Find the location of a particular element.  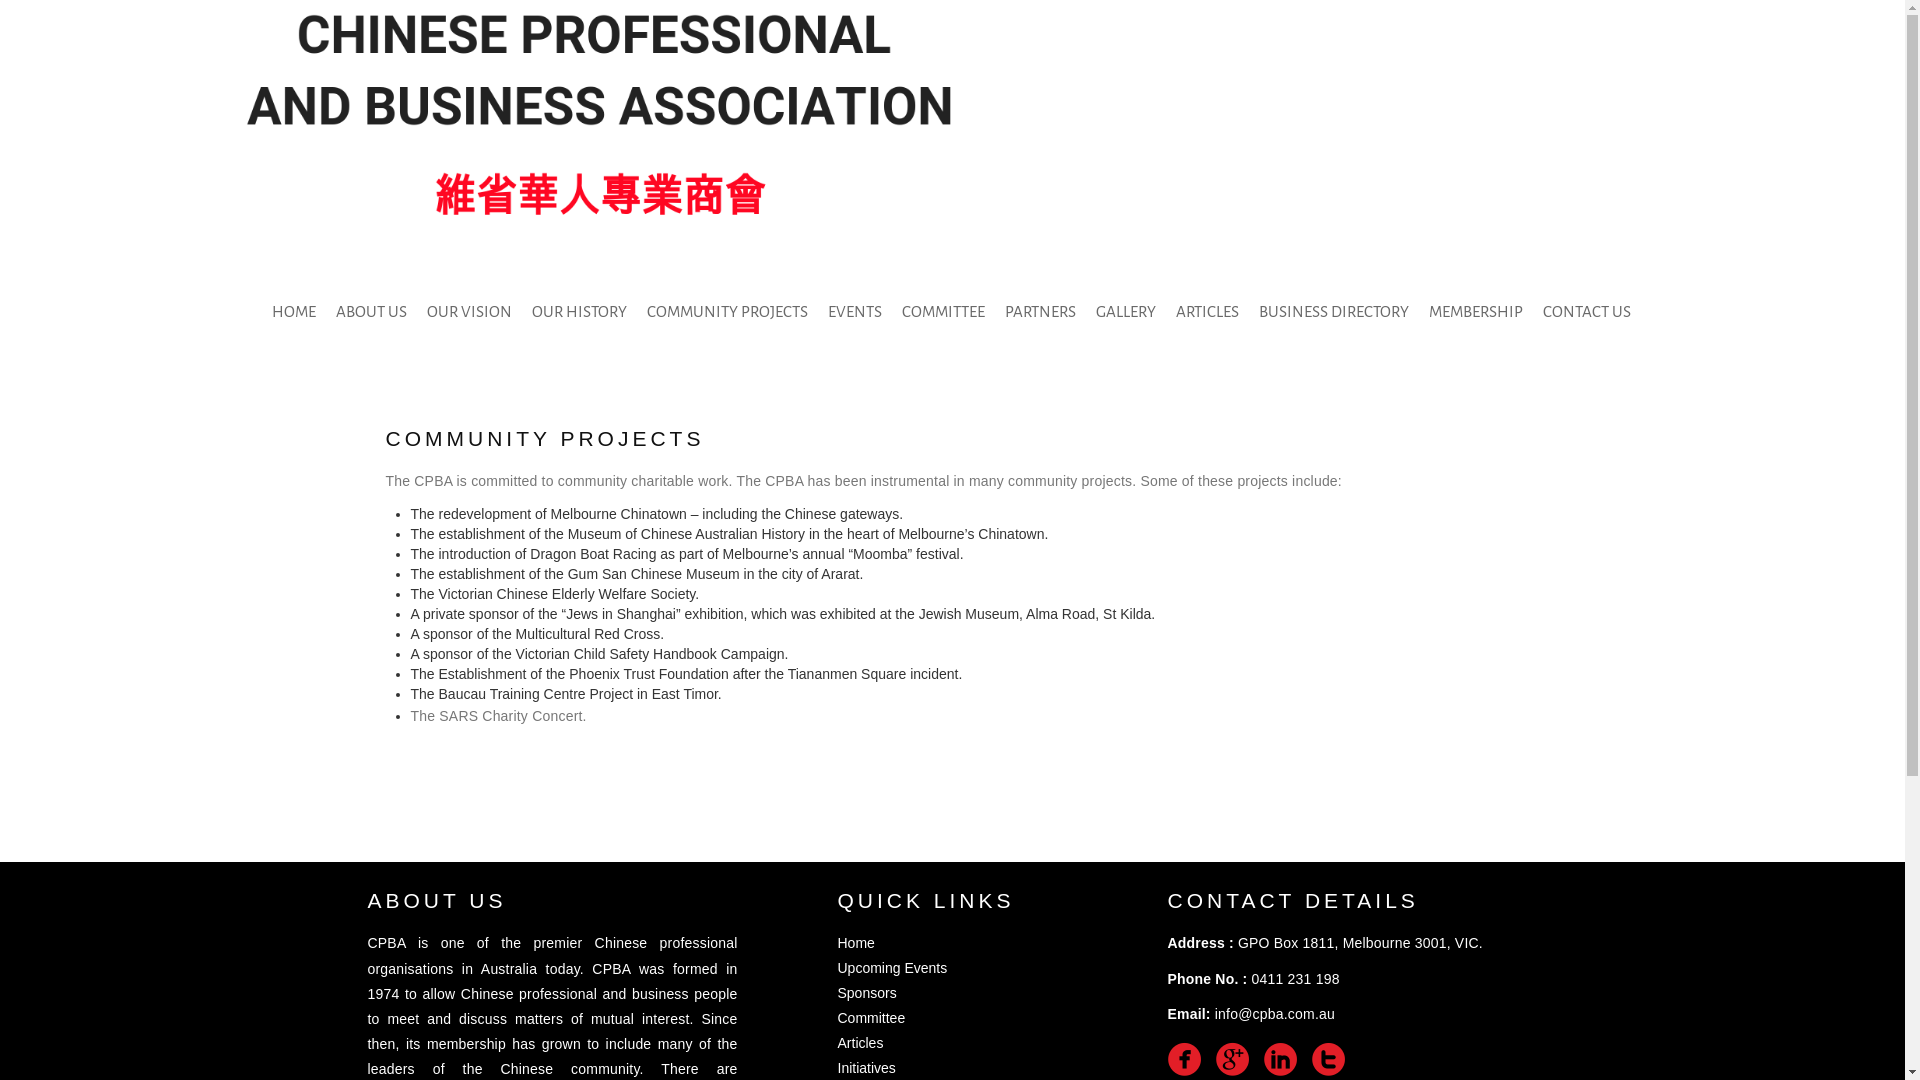

'Sponsors' is located at coordinates (838, 992).